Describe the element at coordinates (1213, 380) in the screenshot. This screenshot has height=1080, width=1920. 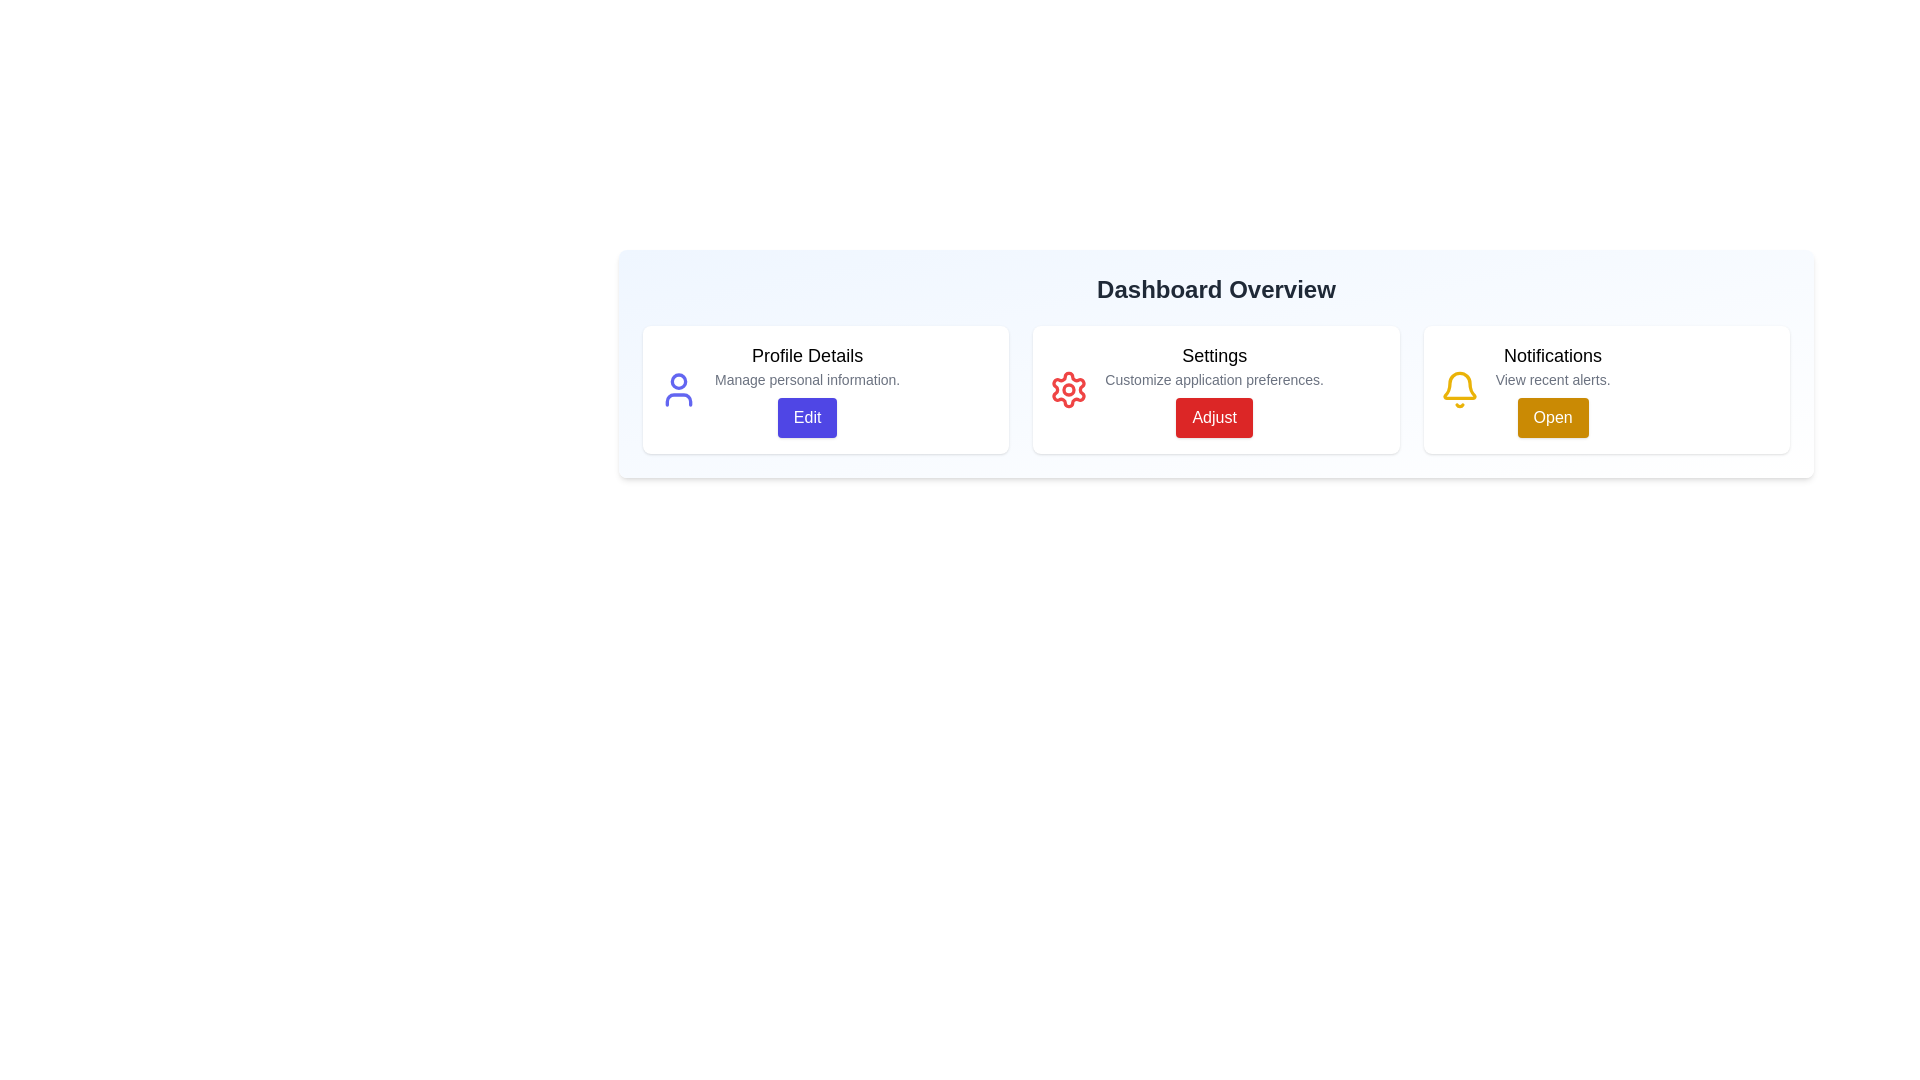
I see `the text element that reads 'Customize application preferences.' which is styled with smaller, subdued gray text and is positioned below the title 'Settings' and above the red button labeled 'Adjust'` at that location.